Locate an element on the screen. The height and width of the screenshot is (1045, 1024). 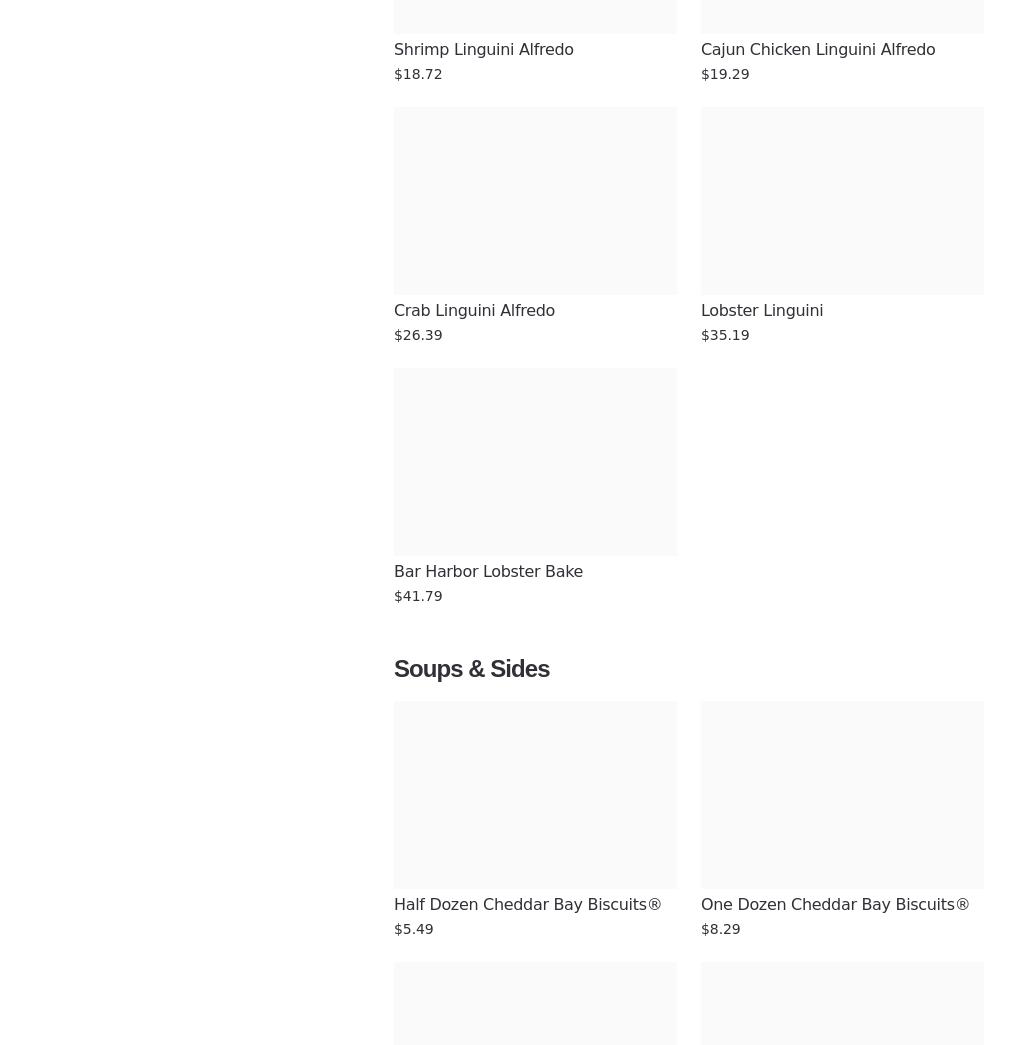
'$8.29' is located at coordinates (720, 928).